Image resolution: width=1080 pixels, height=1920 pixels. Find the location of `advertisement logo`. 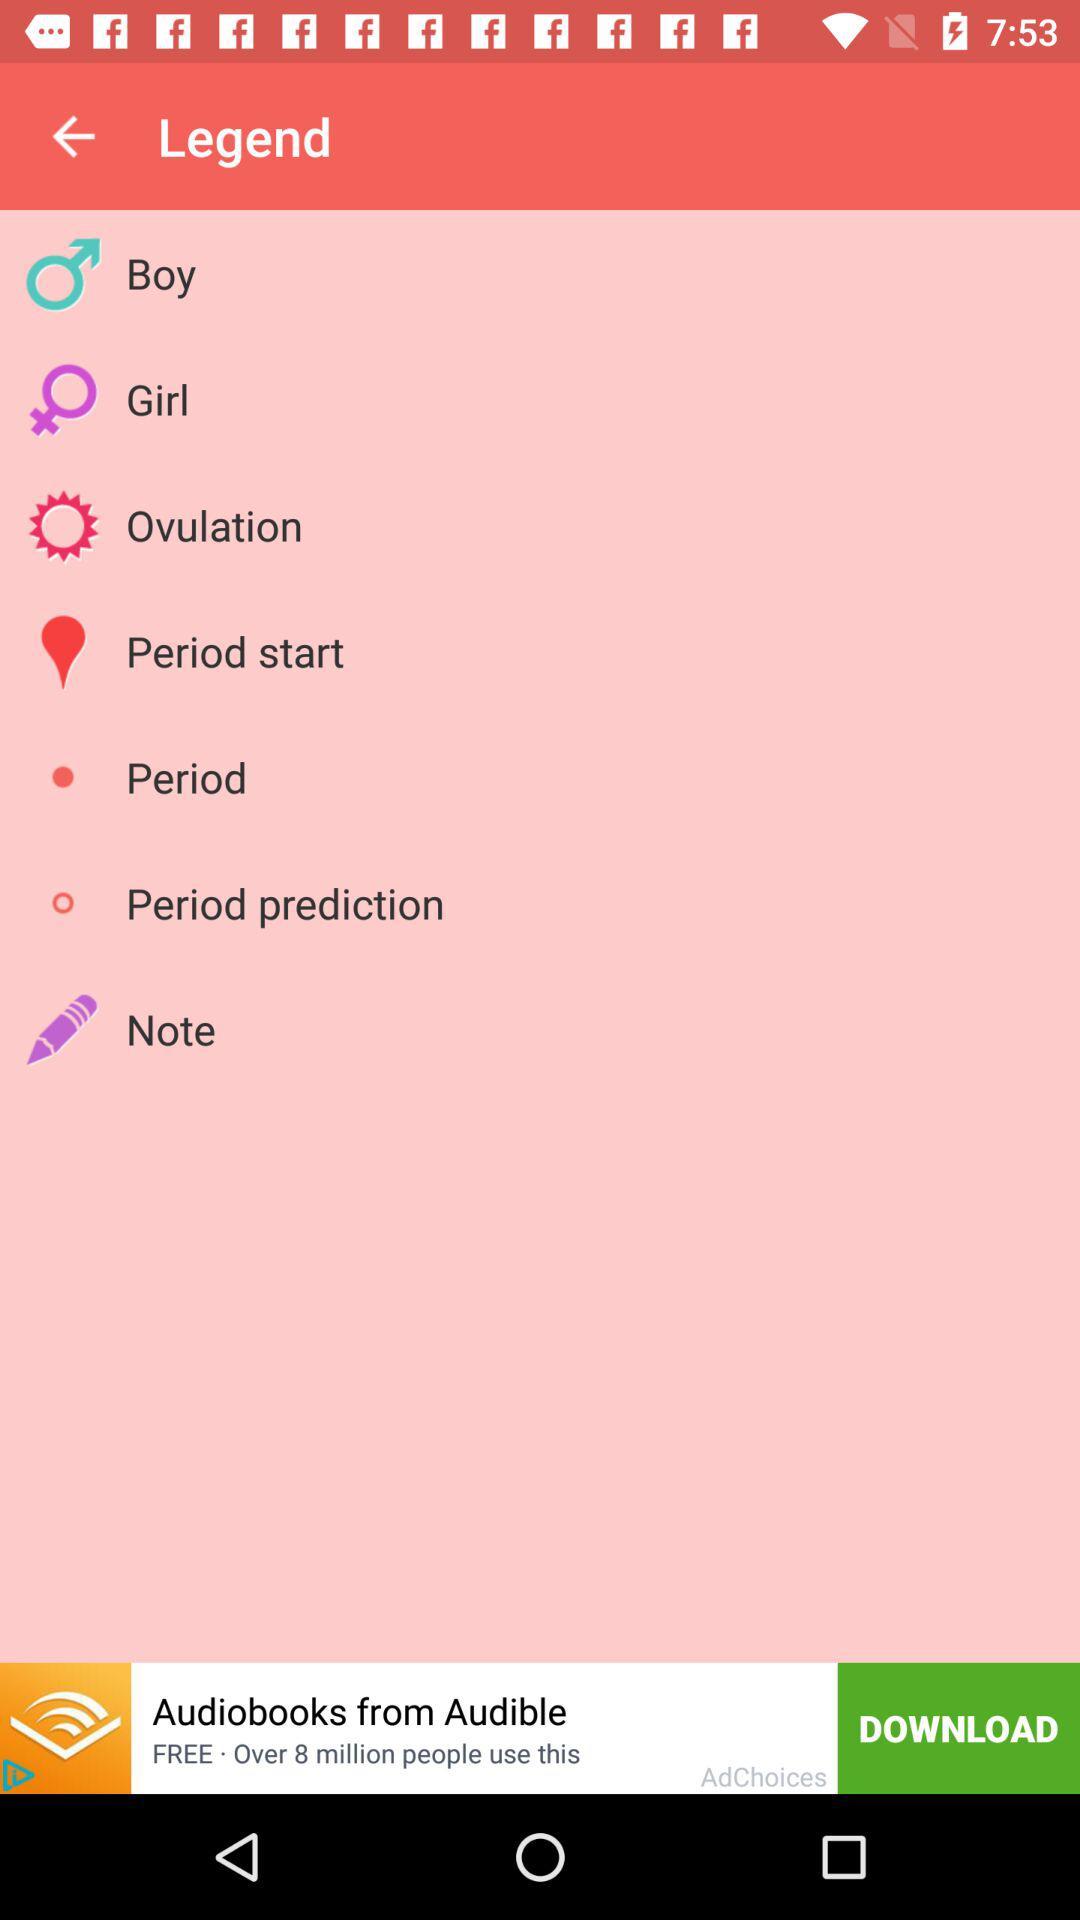

advertisement logo is located at coordinates (18, 1775).